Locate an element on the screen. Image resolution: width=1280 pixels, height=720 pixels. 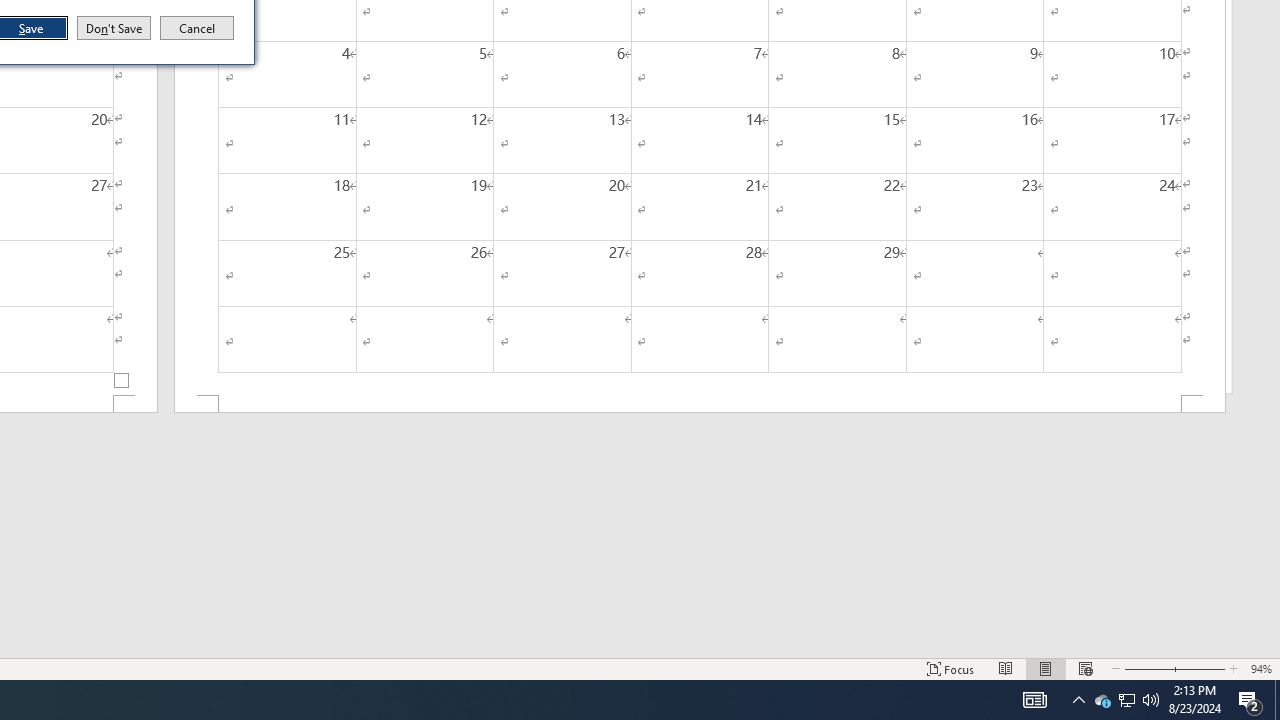
'Focus ' is located at coordinates (950, 669).